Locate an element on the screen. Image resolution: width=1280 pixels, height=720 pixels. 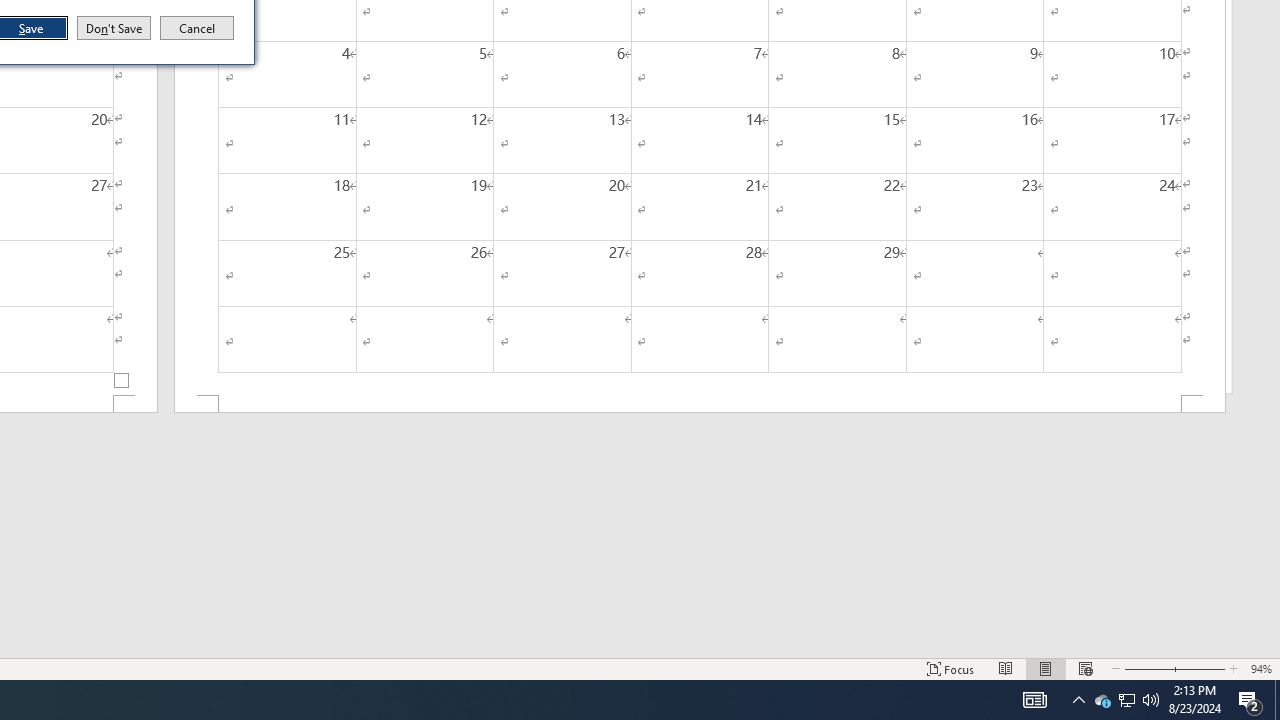
'Focus ' is located at coordinates (950, 669).